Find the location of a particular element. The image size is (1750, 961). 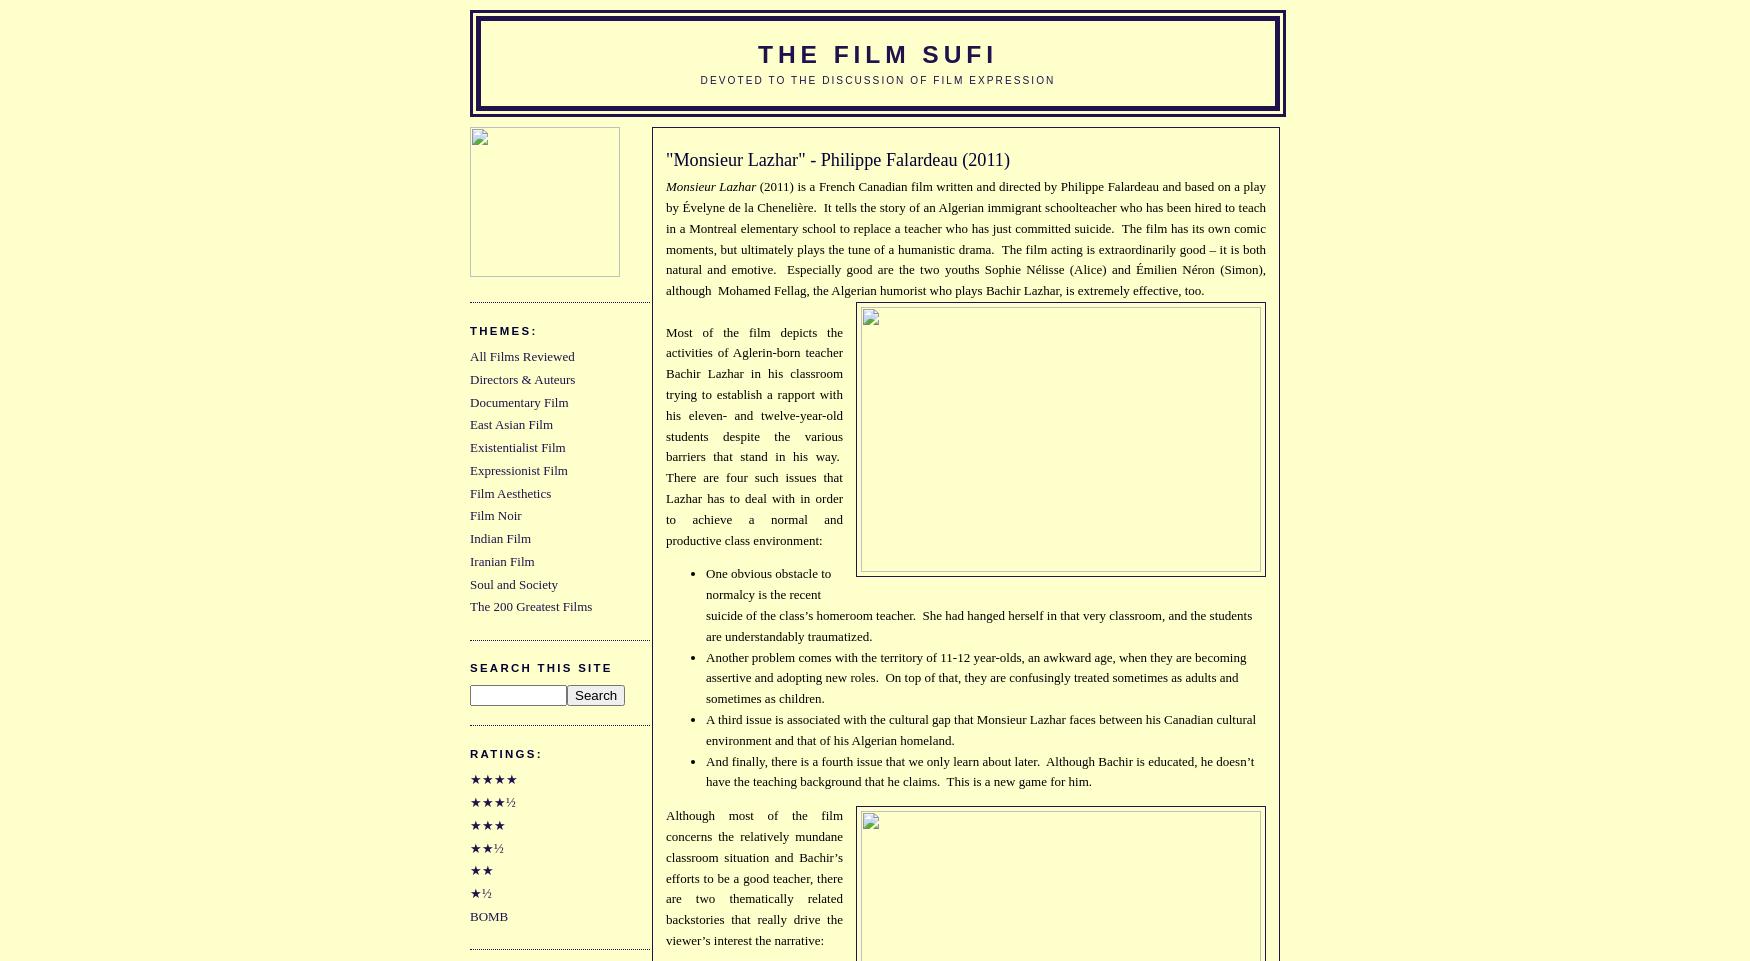

'"Monsieur Lazhar" - Philippe Falardeau (2011)' is located at coordinates (837, 158).